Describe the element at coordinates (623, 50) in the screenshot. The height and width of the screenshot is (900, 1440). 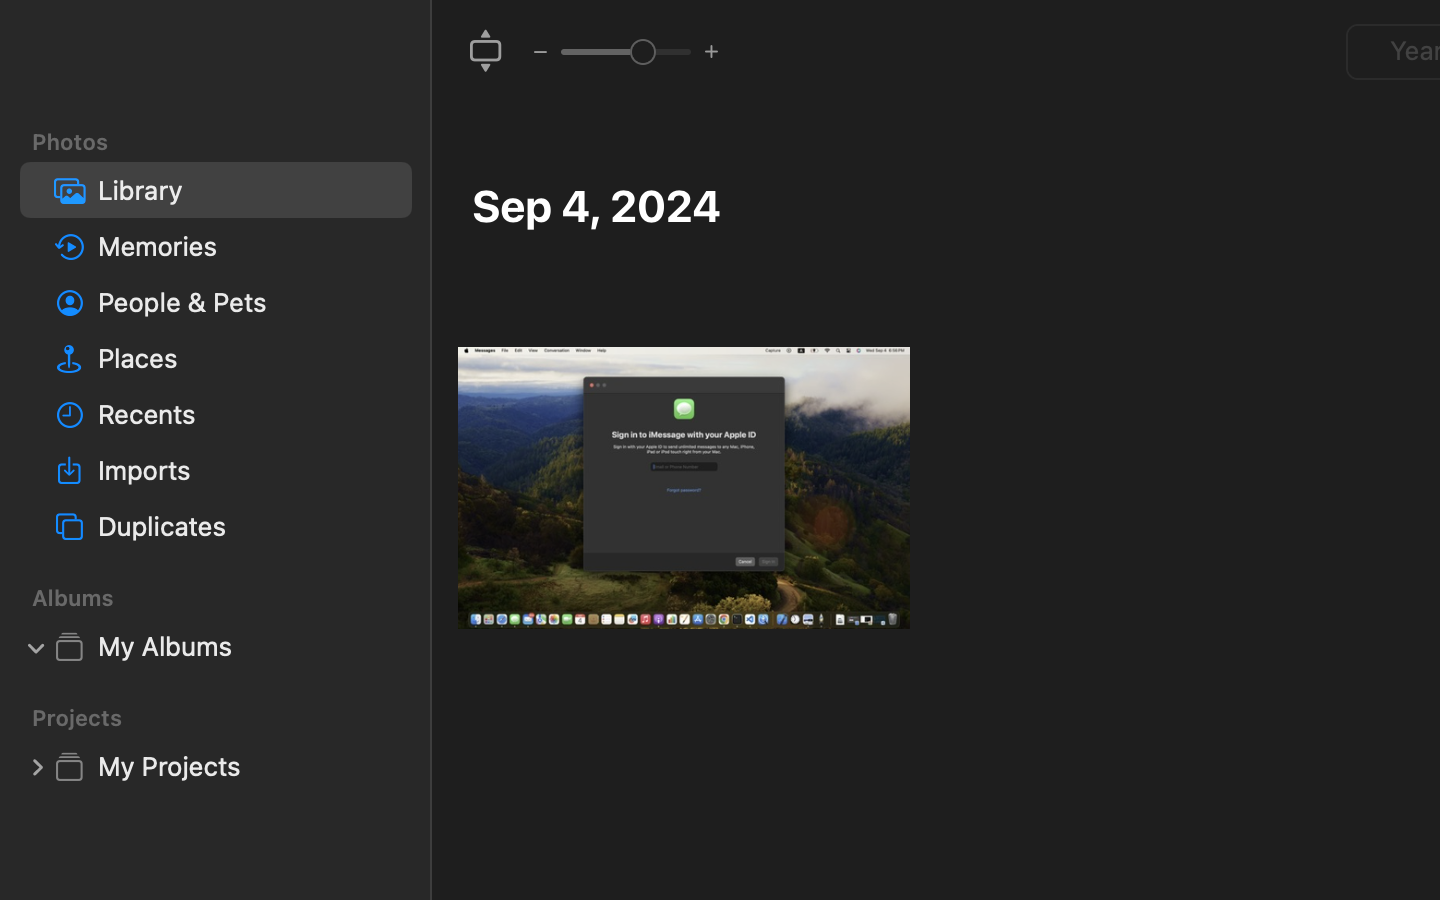
I see `'2.0'` at that location.